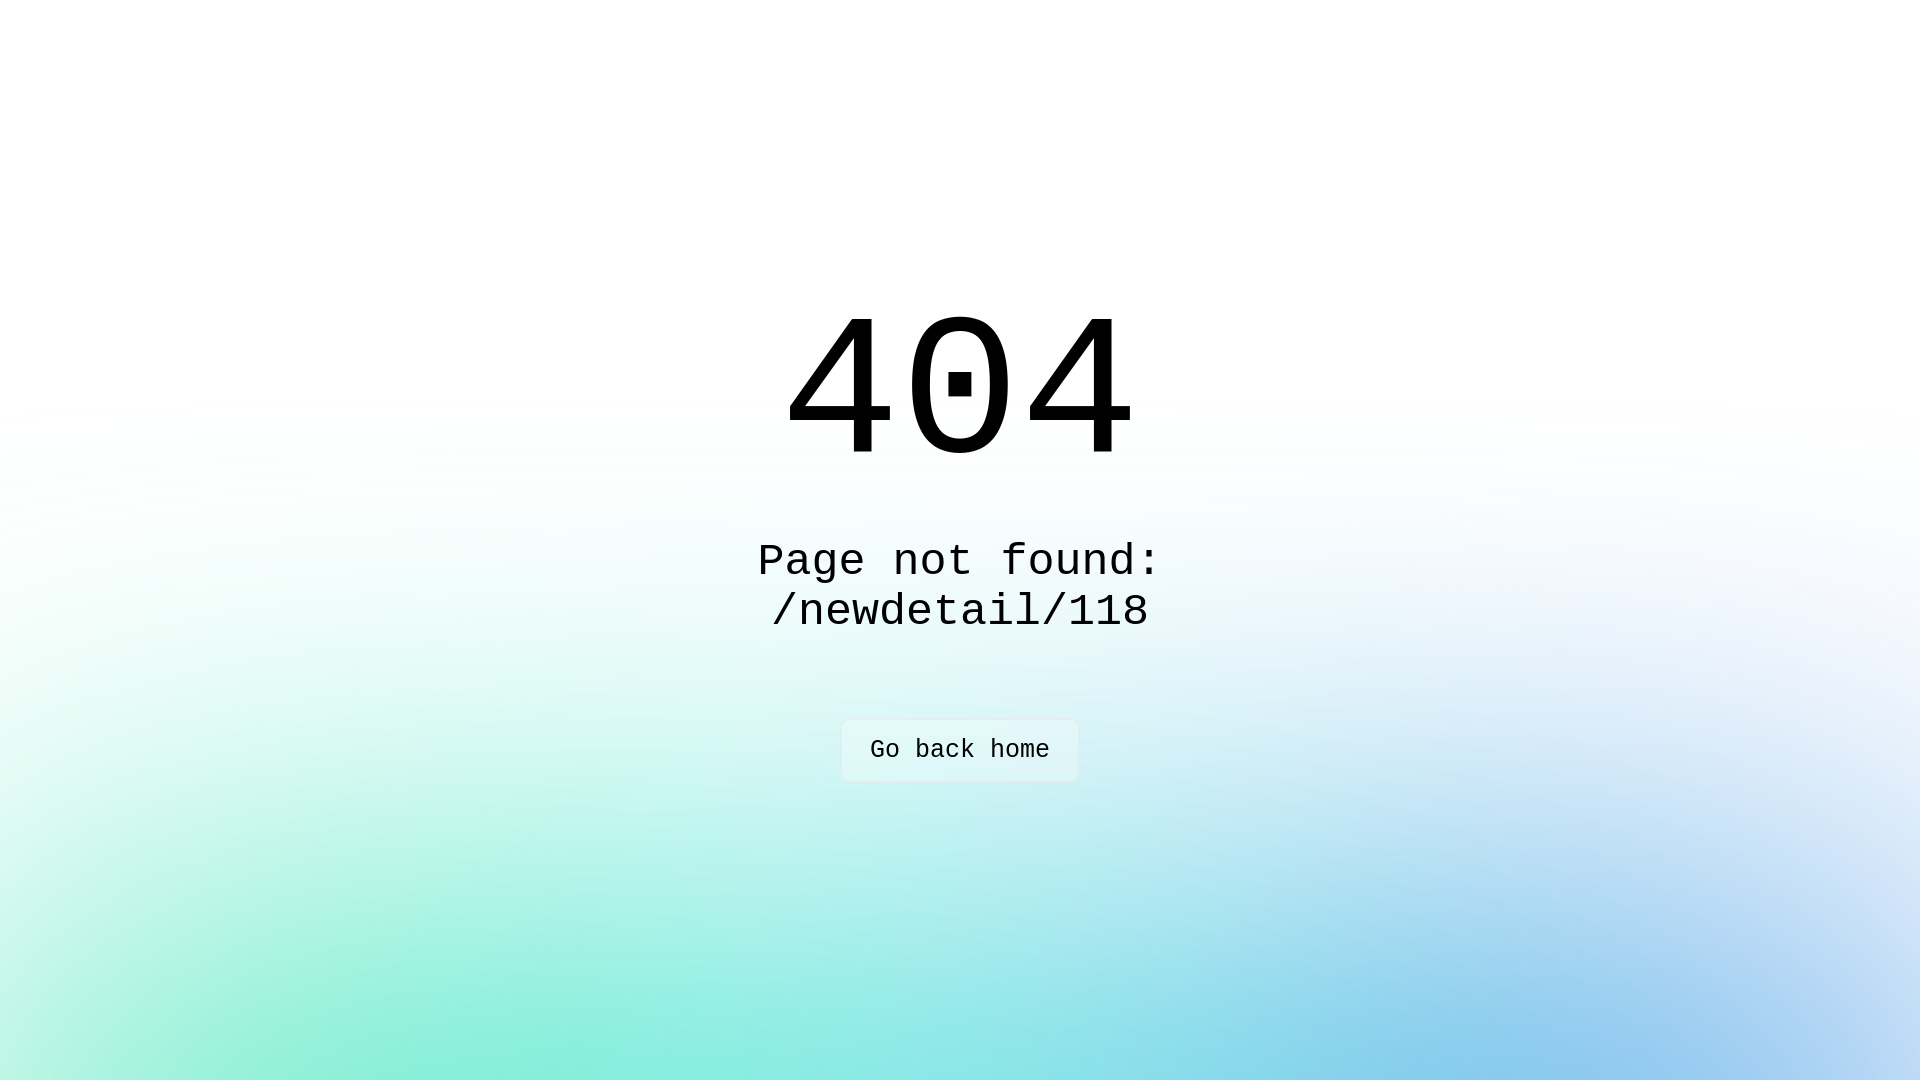 This screenshot has height=1080, width=1920. Describe the element at coordinates (960, 750) in the screenshot. I see `'Go back home'` at that location.